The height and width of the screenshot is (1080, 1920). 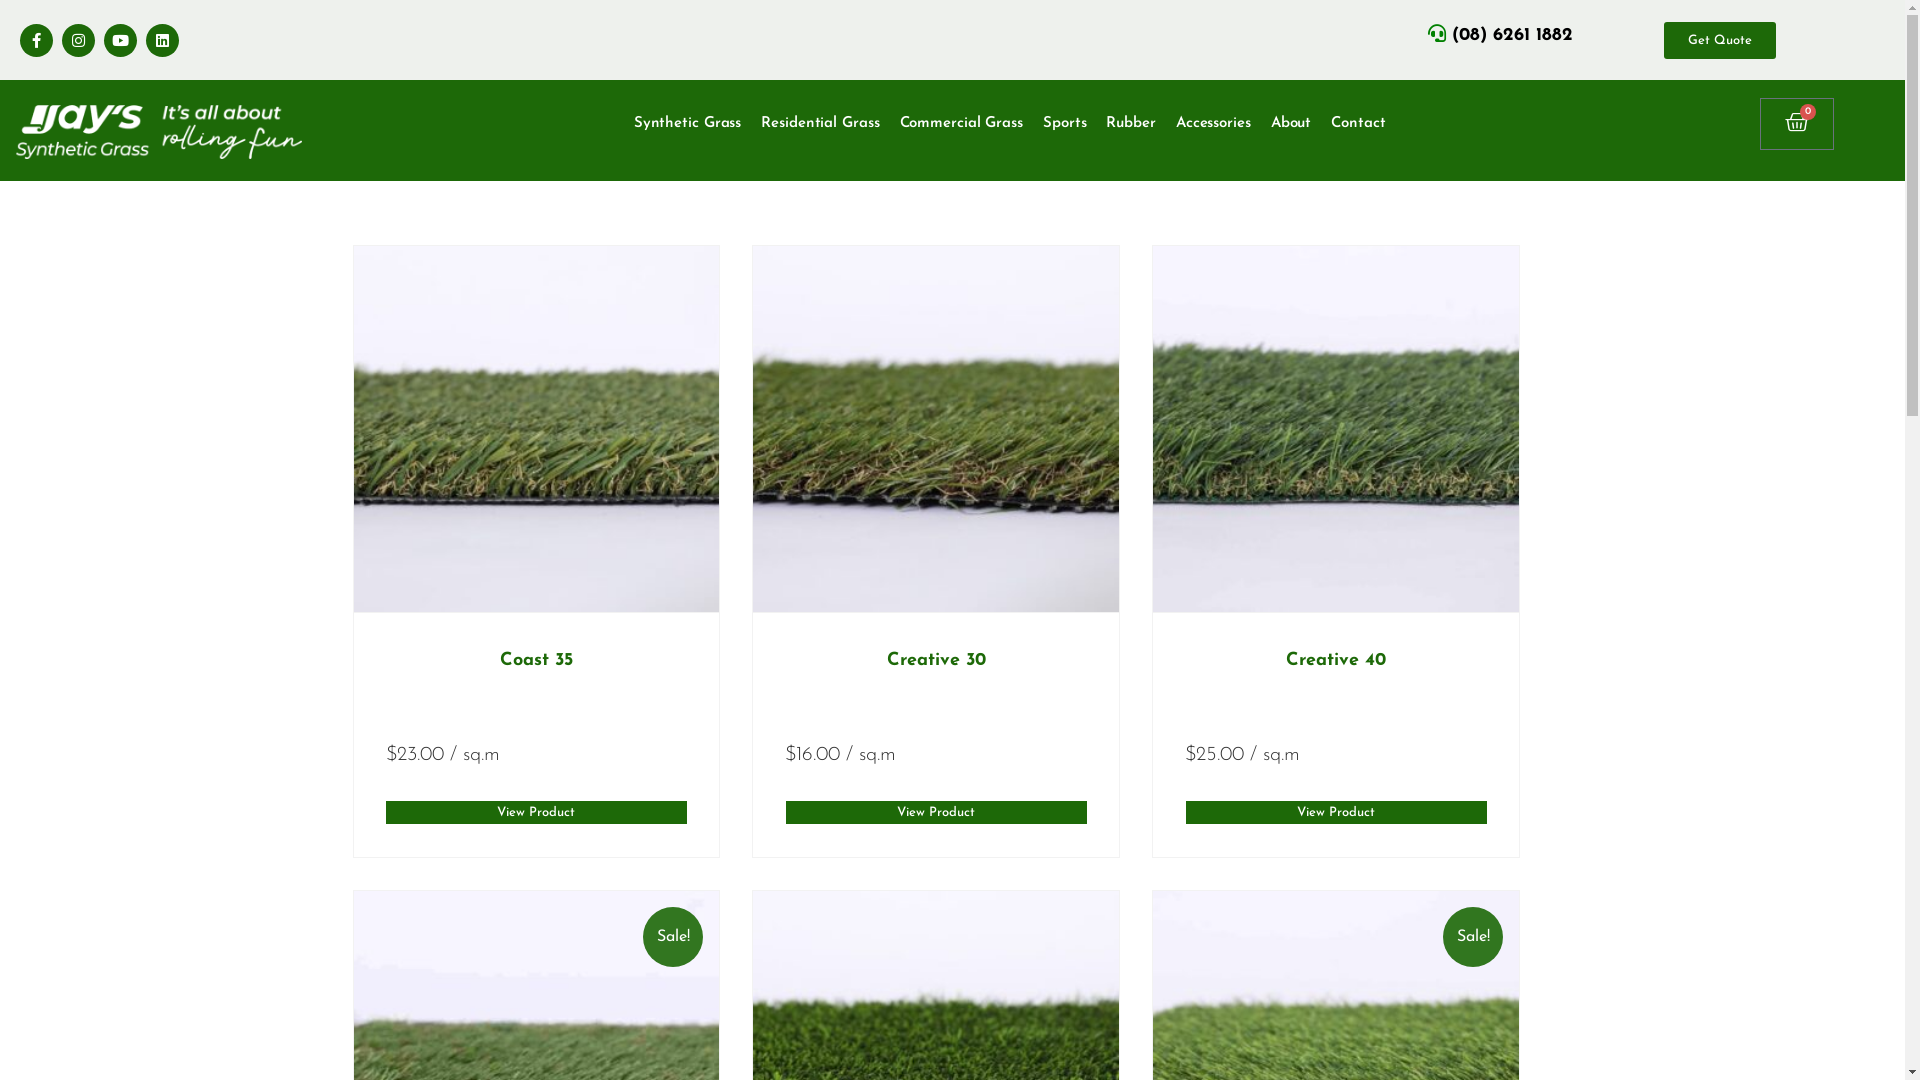 What do you see at coordinates (687, 123) in the screenshot?
I see `'Synthetic Grass'` at bounding box center [687, 123].